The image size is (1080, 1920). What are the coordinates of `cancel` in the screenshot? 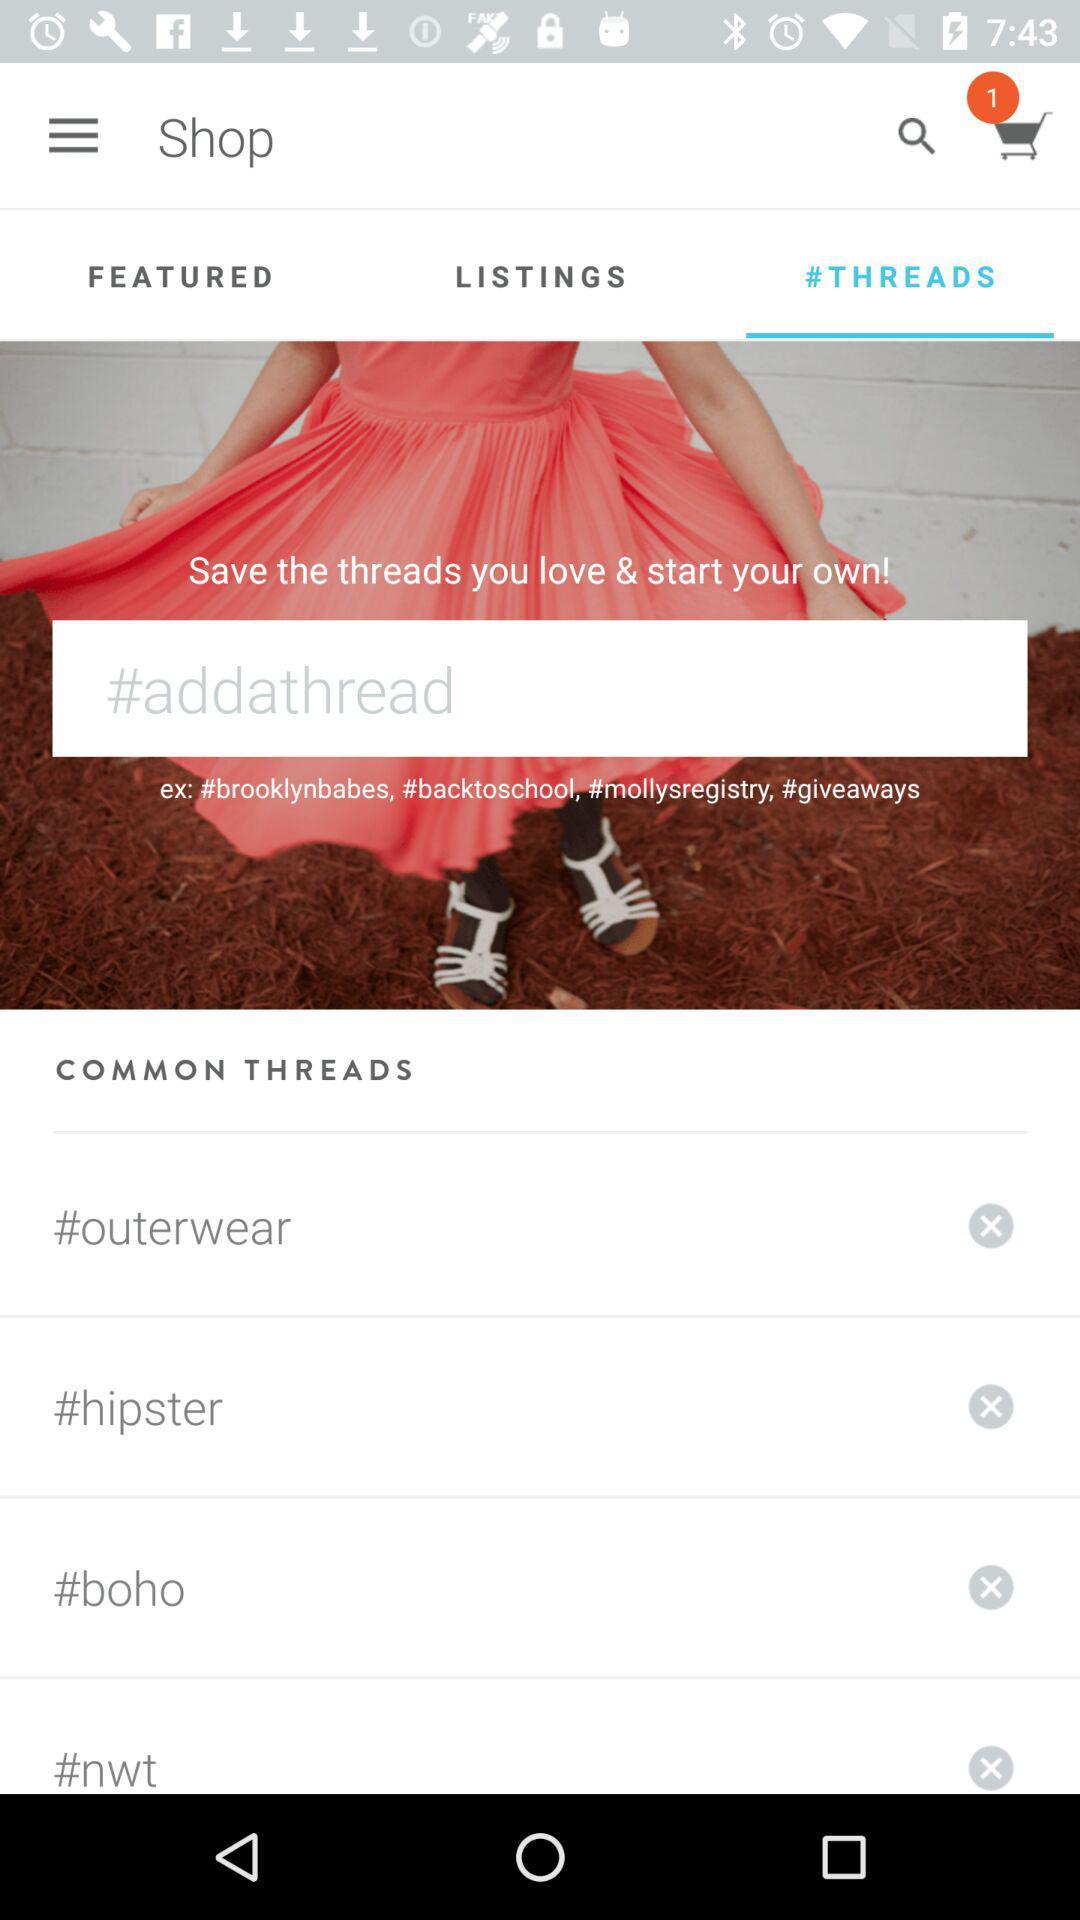 It's located at (991, 1586).